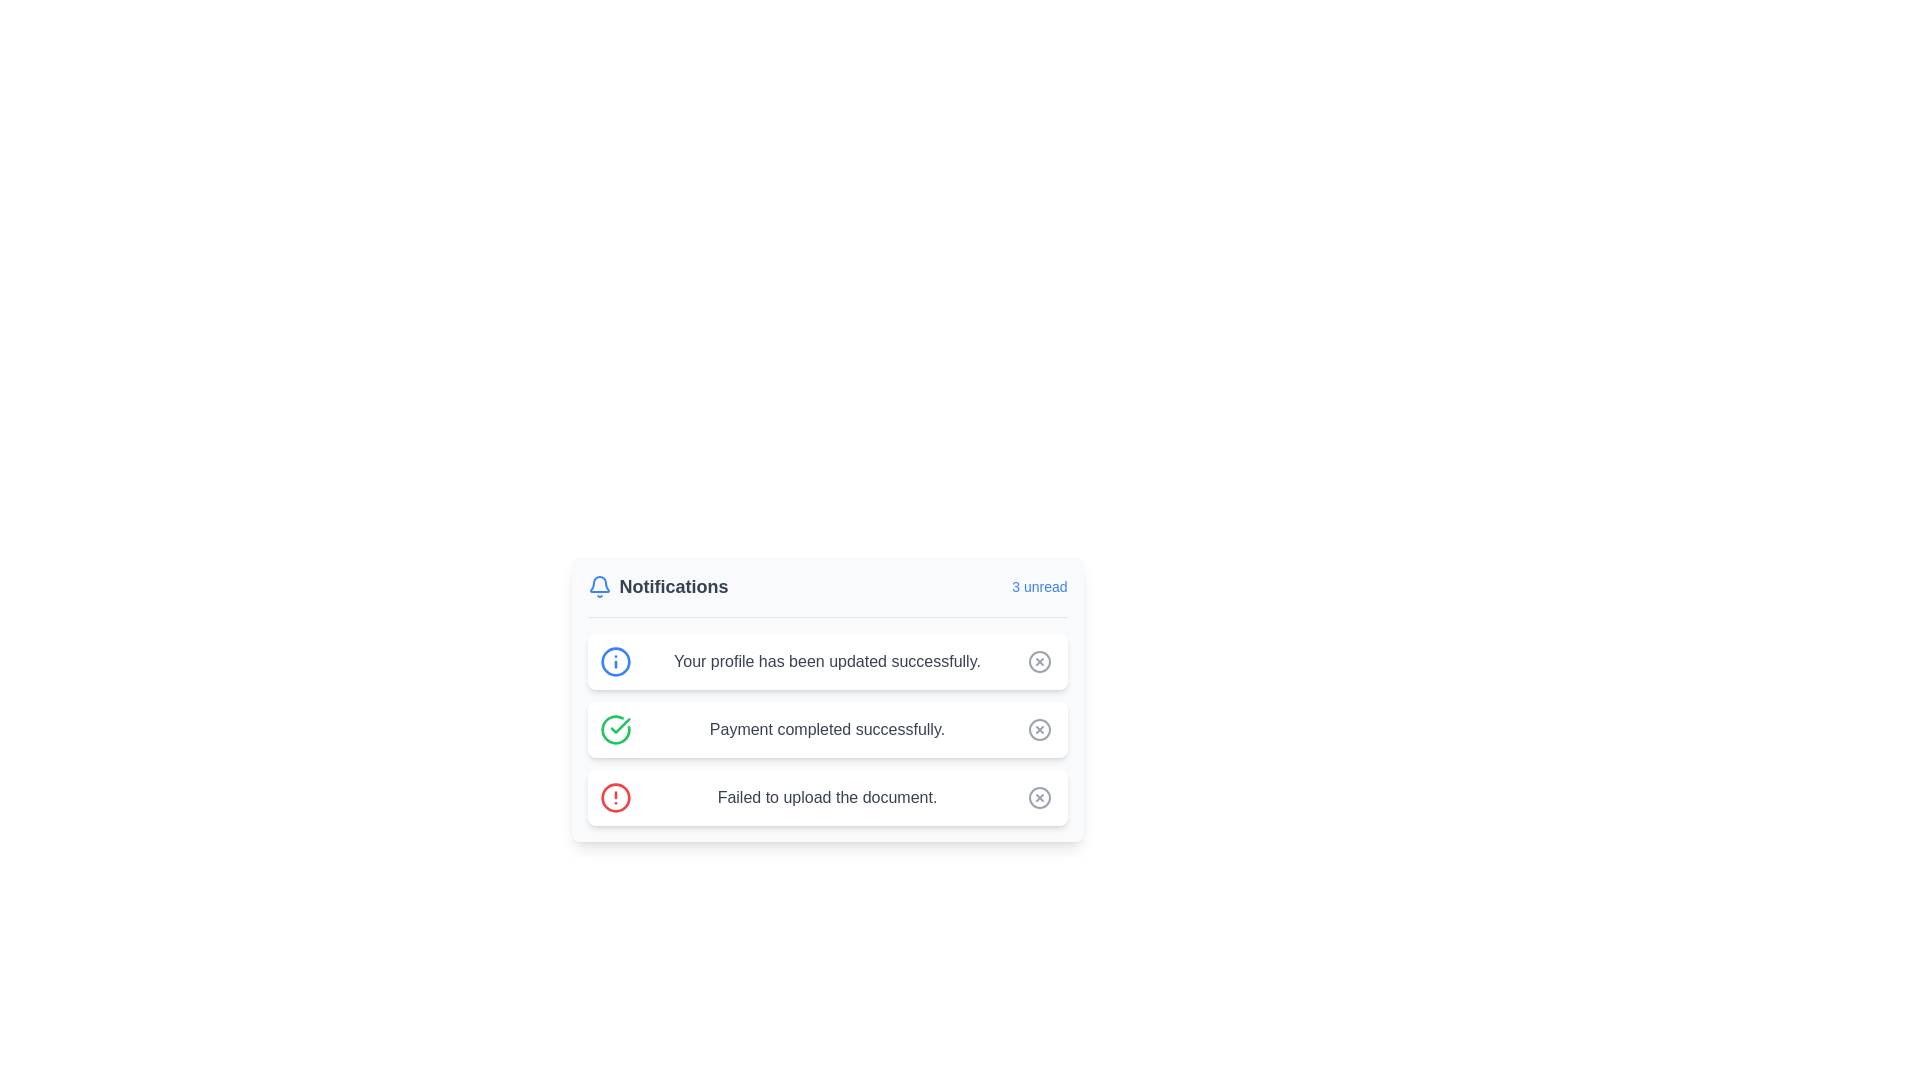 The image size is (1920, 1080). I want to click on the error icon in the 'Failed to upload the document.' notification row, so click(1039, 729).